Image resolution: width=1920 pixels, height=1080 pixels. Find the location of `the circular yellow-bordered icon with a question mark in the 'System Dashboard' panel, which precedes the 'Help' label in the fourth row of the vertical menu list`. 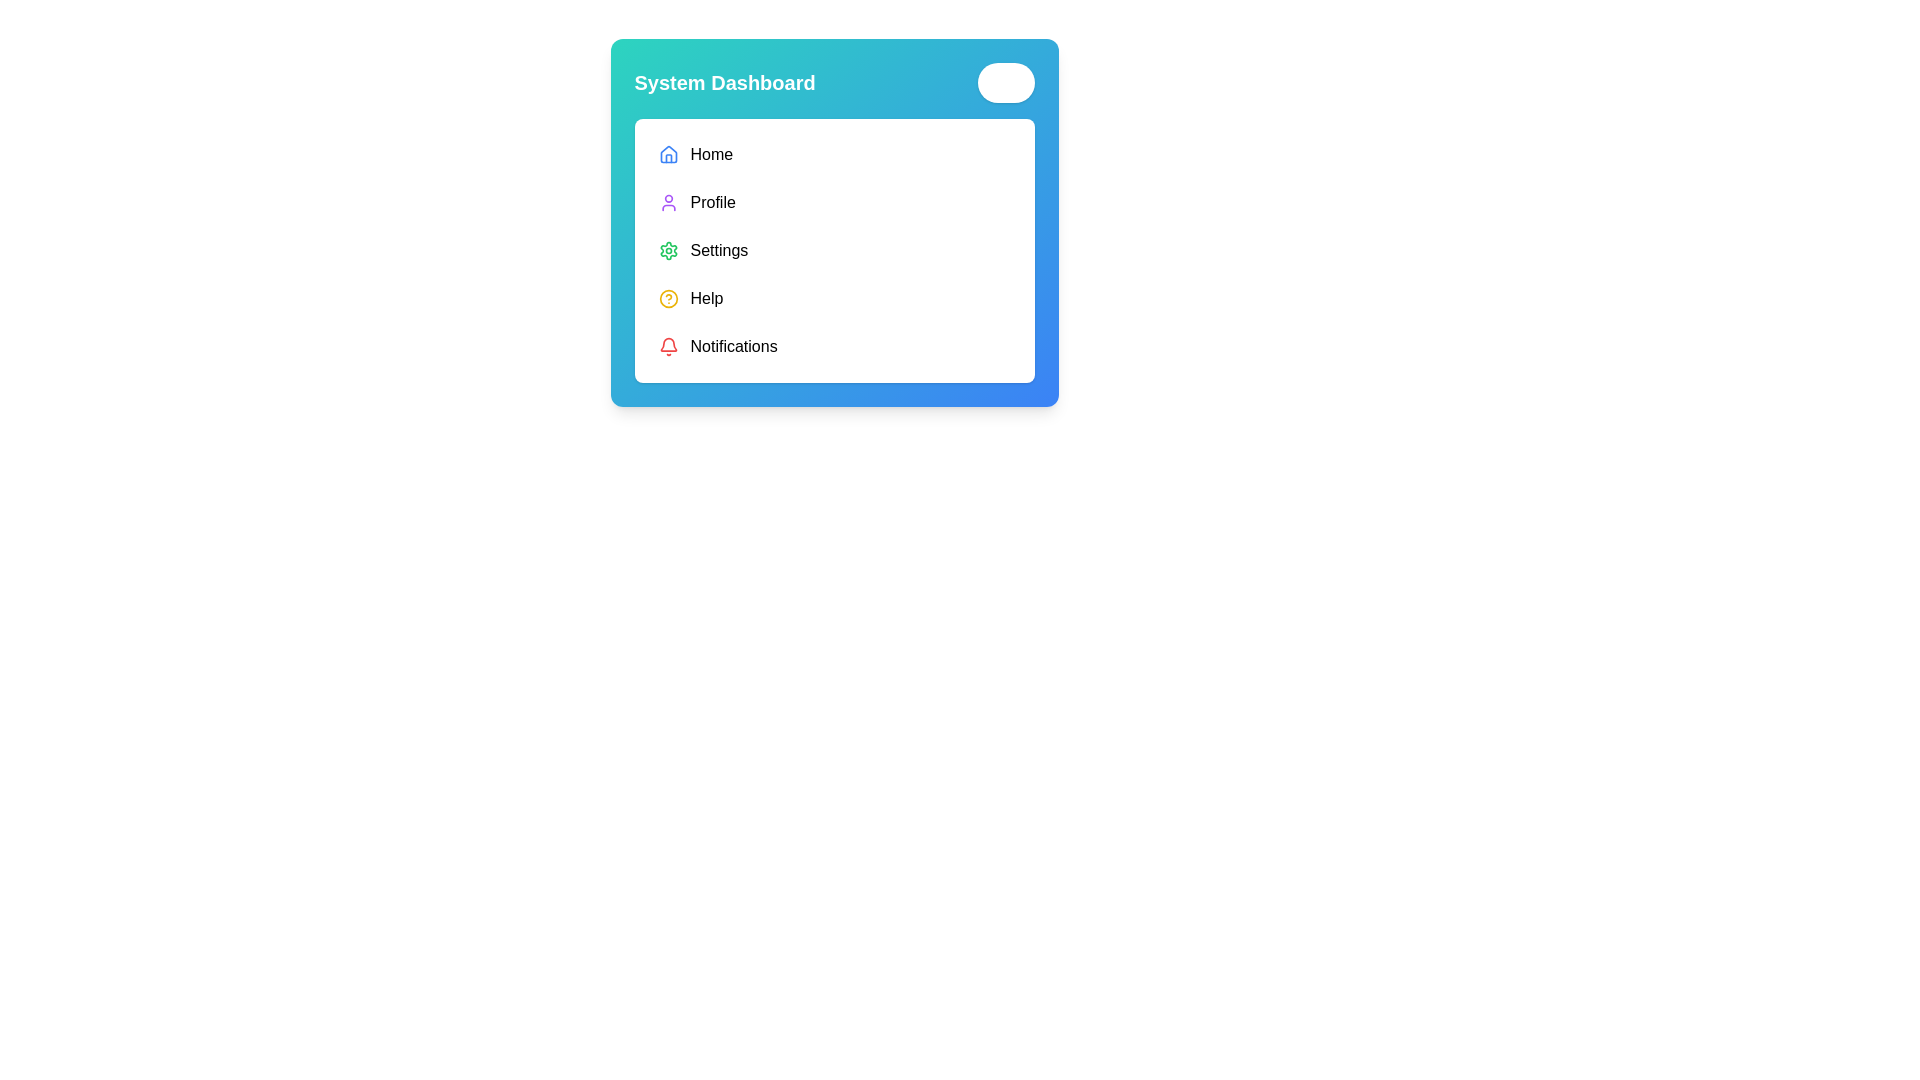

the circular yellow-bordered icon with a question mark in the 'System Dashboard' panel, which precedes the 'Help' label in the fourth row of the vertical menu list is located at coordinates (668, 299).